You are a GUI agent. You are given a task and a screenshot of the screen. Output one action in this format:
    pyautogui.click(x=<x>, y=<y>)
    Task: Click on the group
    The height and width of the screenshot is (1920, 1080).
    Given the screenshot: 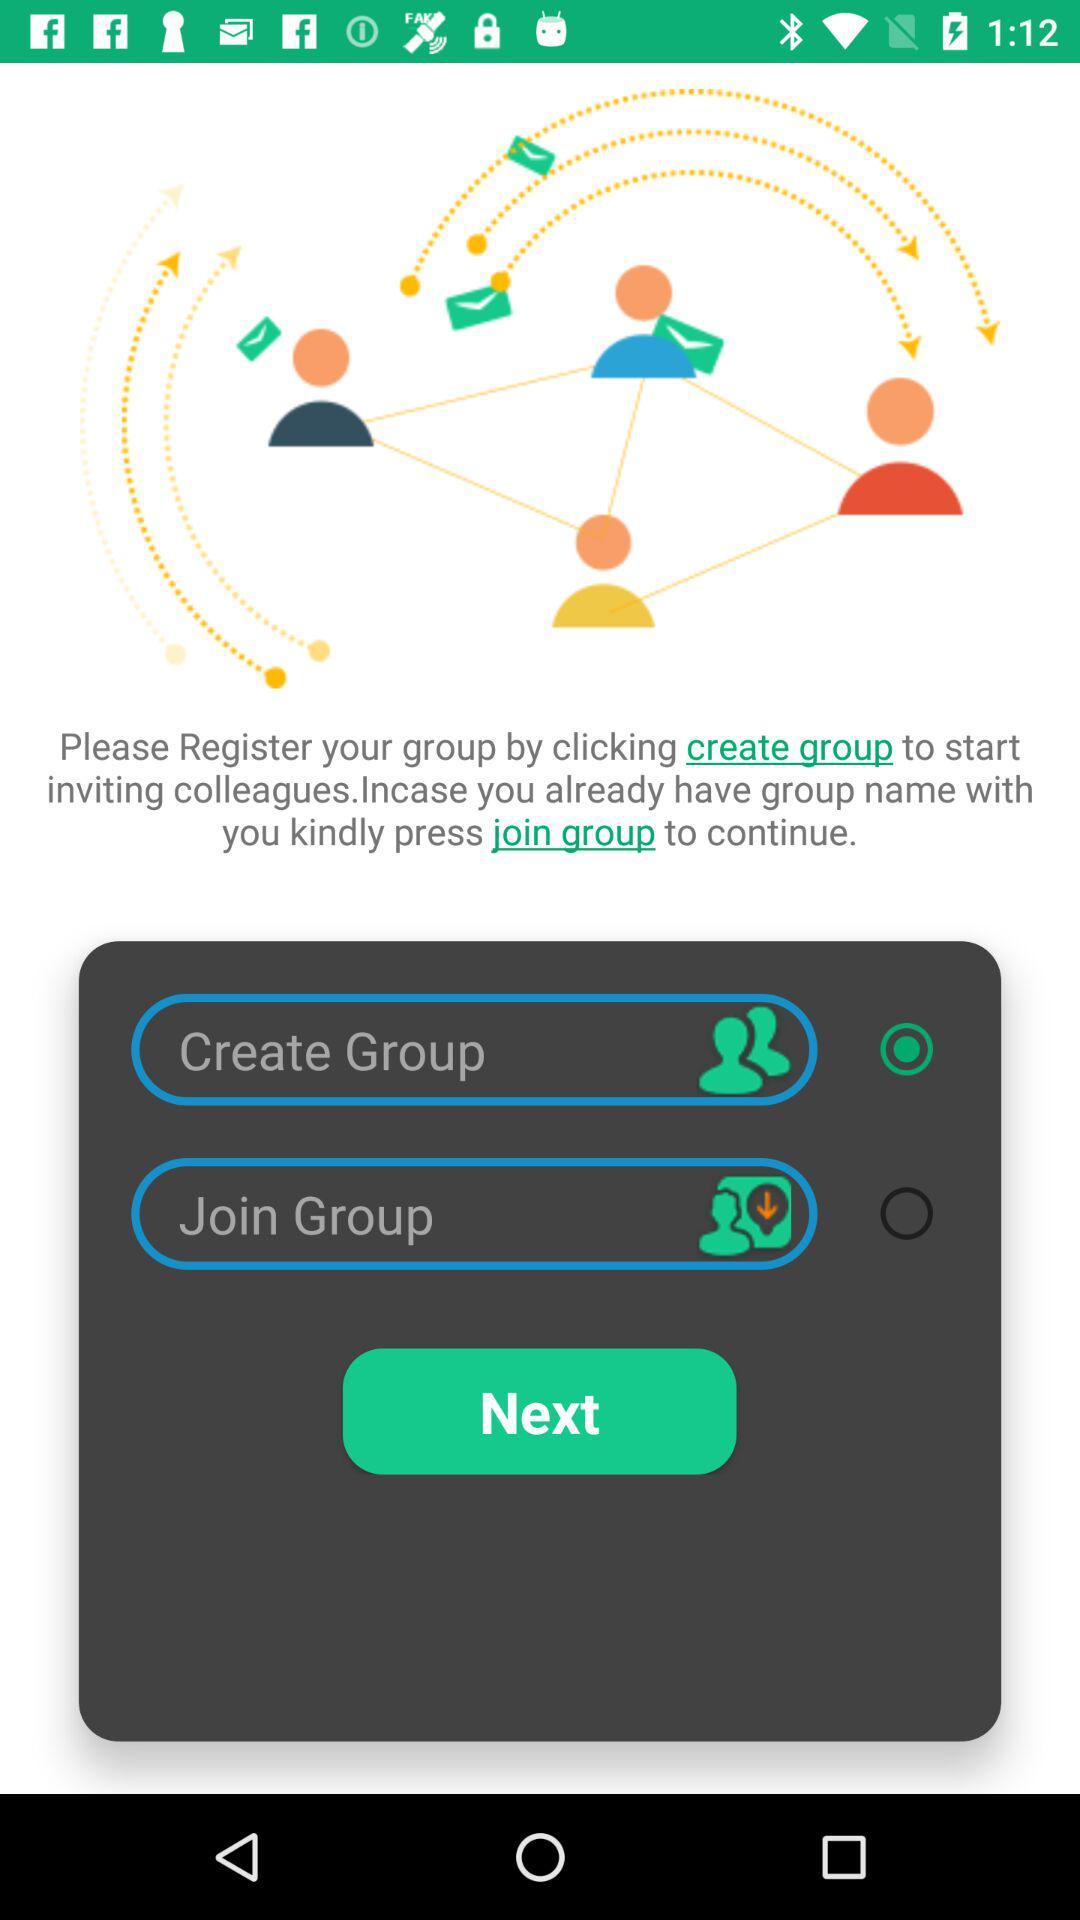 What is the action you would take?
    pyautogui.click(x=906, y=1048)
    